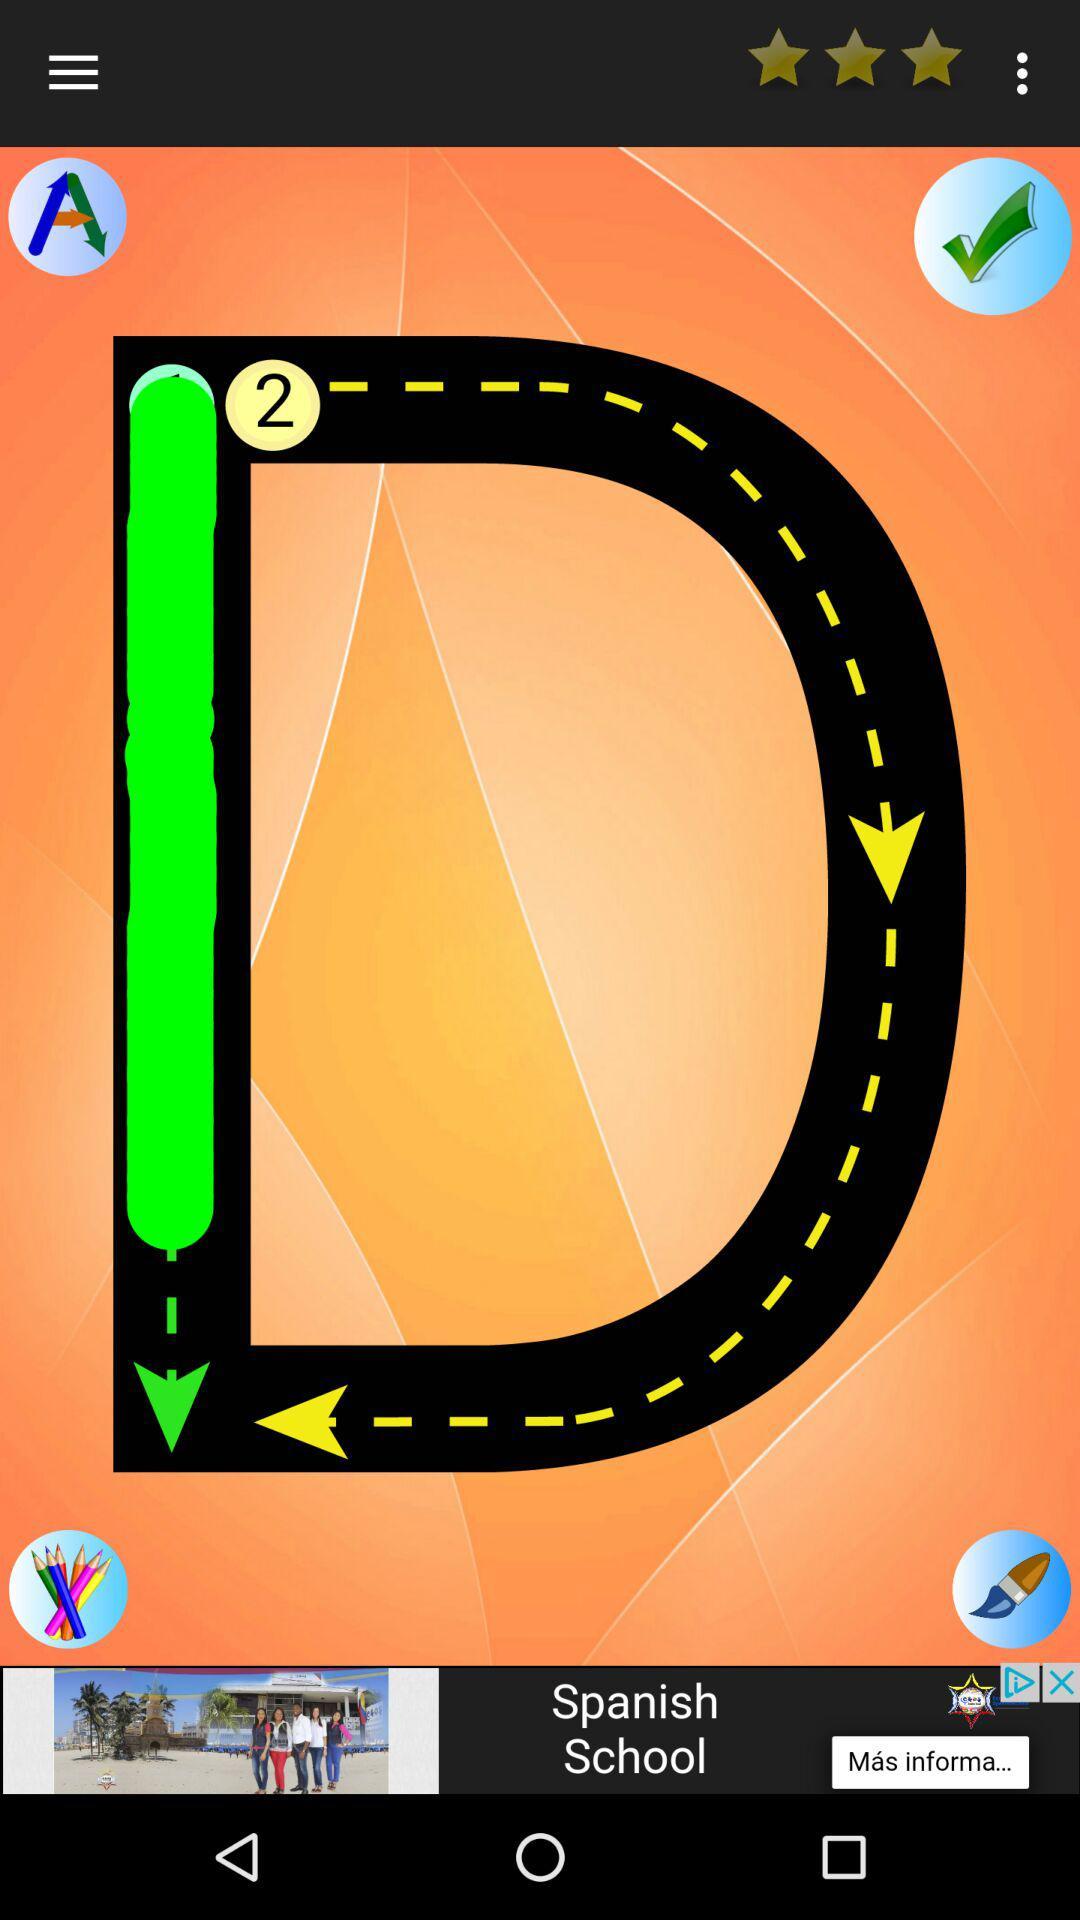 The height and width of the screenshot is (1920, 1080). Describe the element at coordinates (992, 236) in the screenshot. I see `click check mark` at that location.